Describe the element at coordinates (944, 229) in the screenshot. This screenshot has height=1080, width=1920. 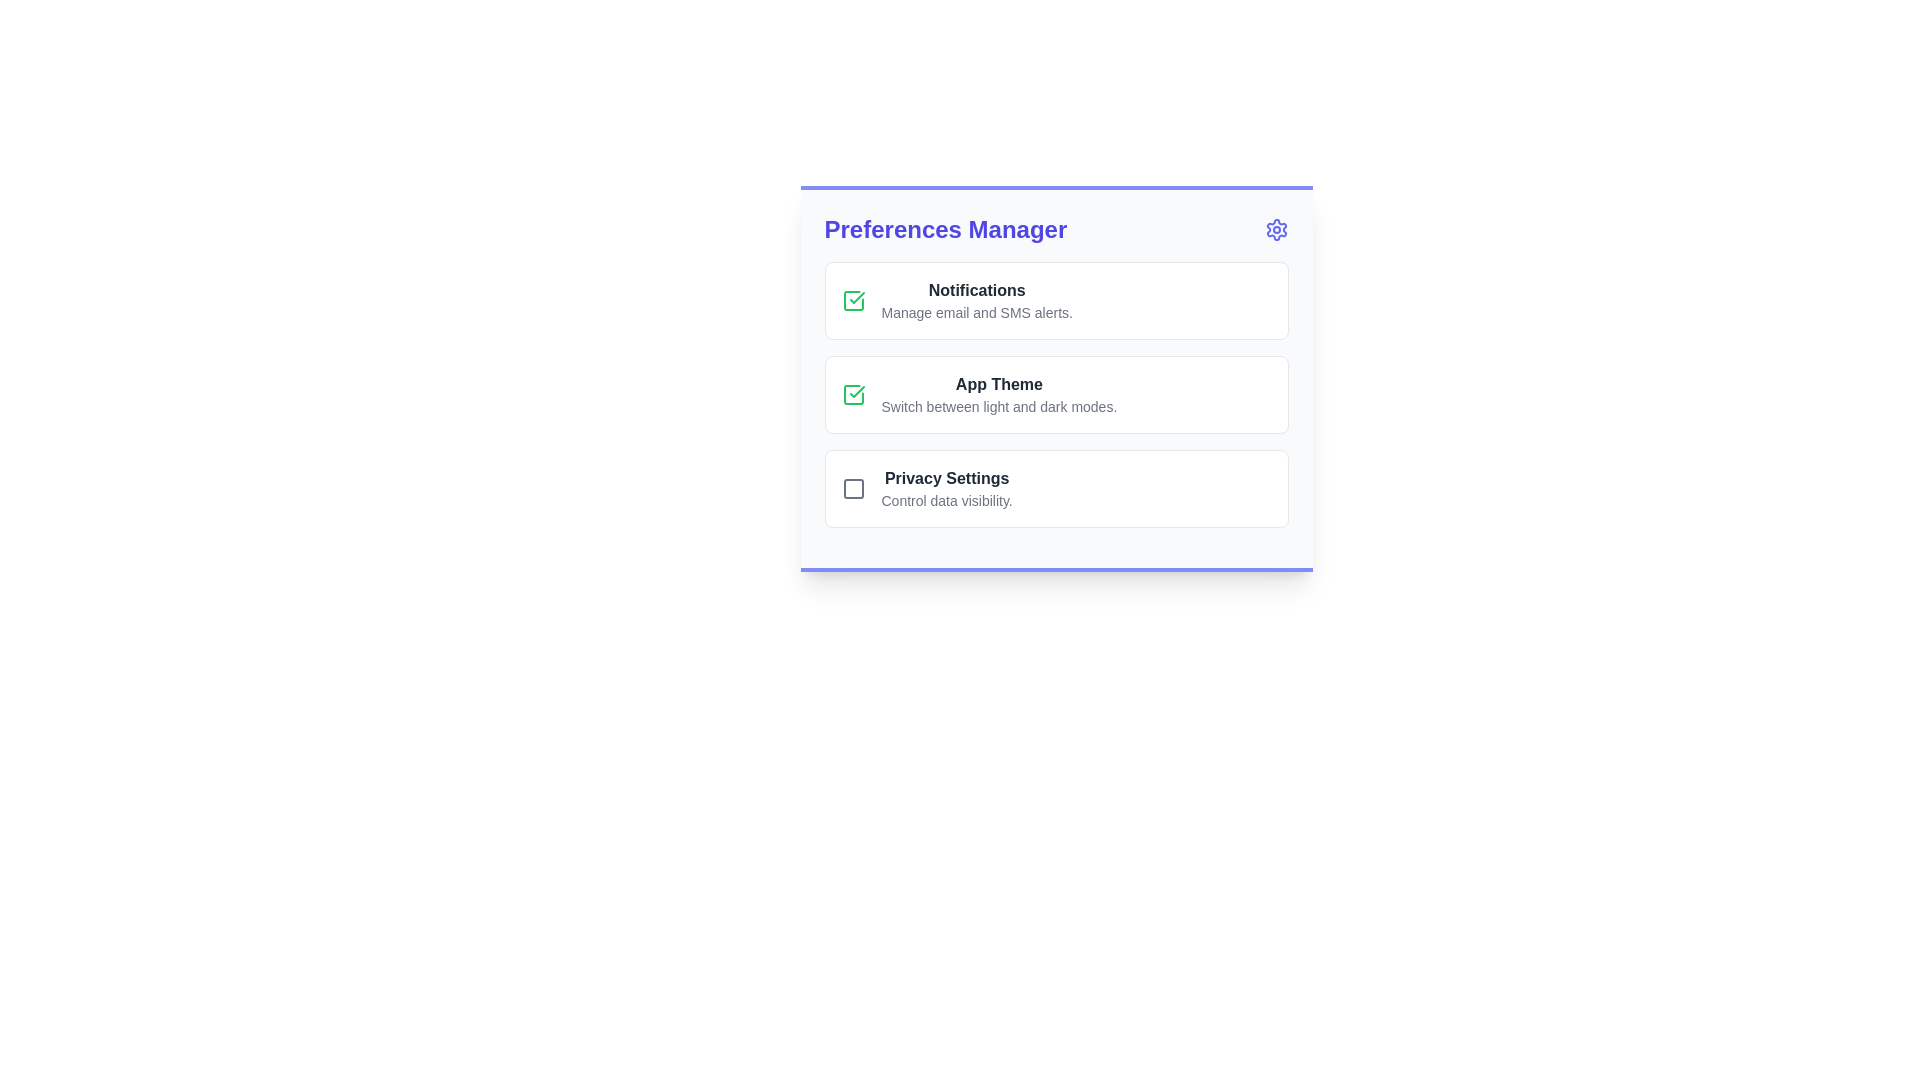
I see `the title of the panel for accessibility or text selection` at that location.